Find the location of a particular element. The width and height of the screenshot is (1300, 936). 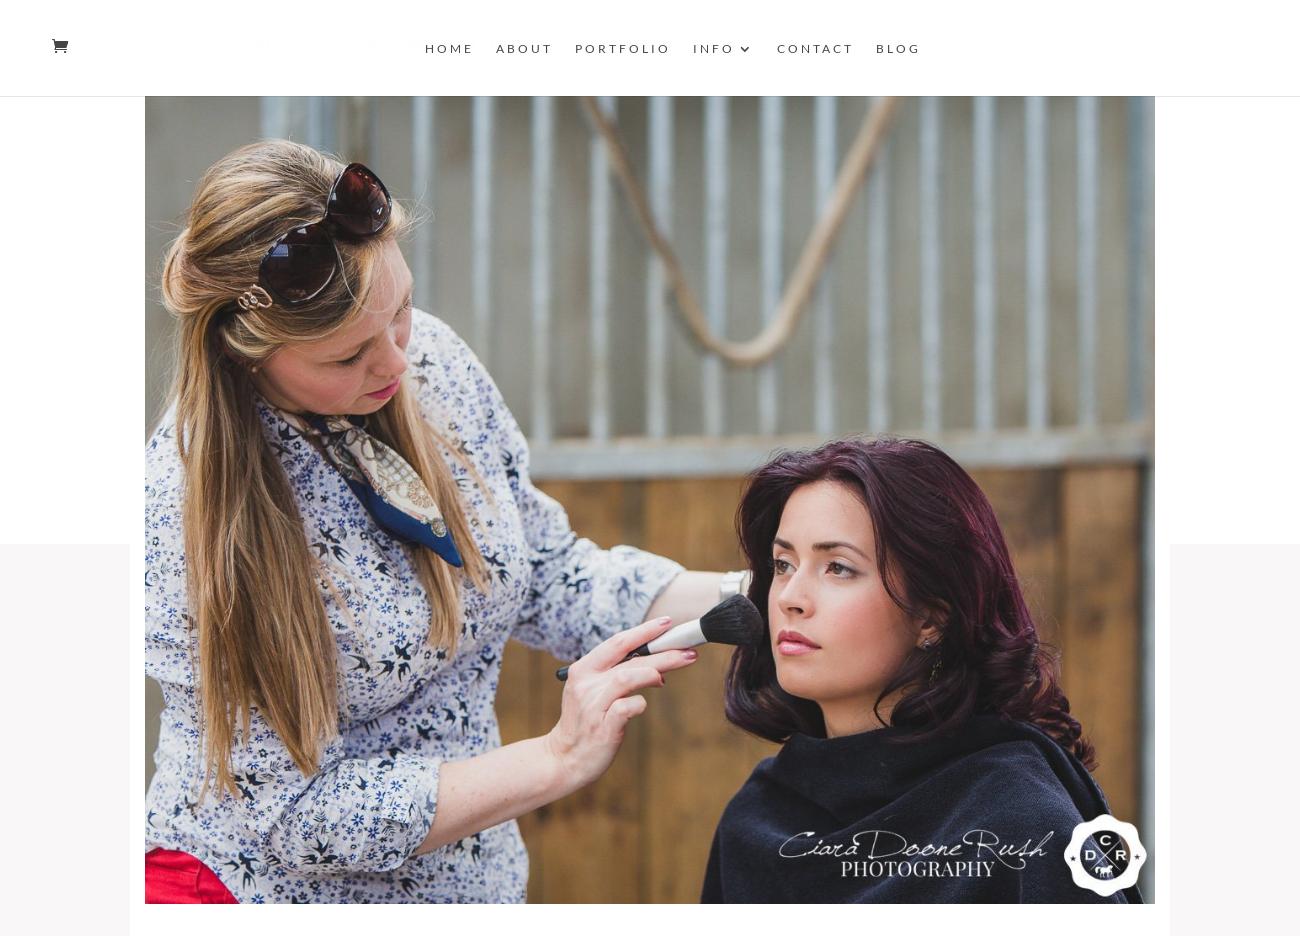

'Dog Photo Shoots' is located at coordinates (732, 352).